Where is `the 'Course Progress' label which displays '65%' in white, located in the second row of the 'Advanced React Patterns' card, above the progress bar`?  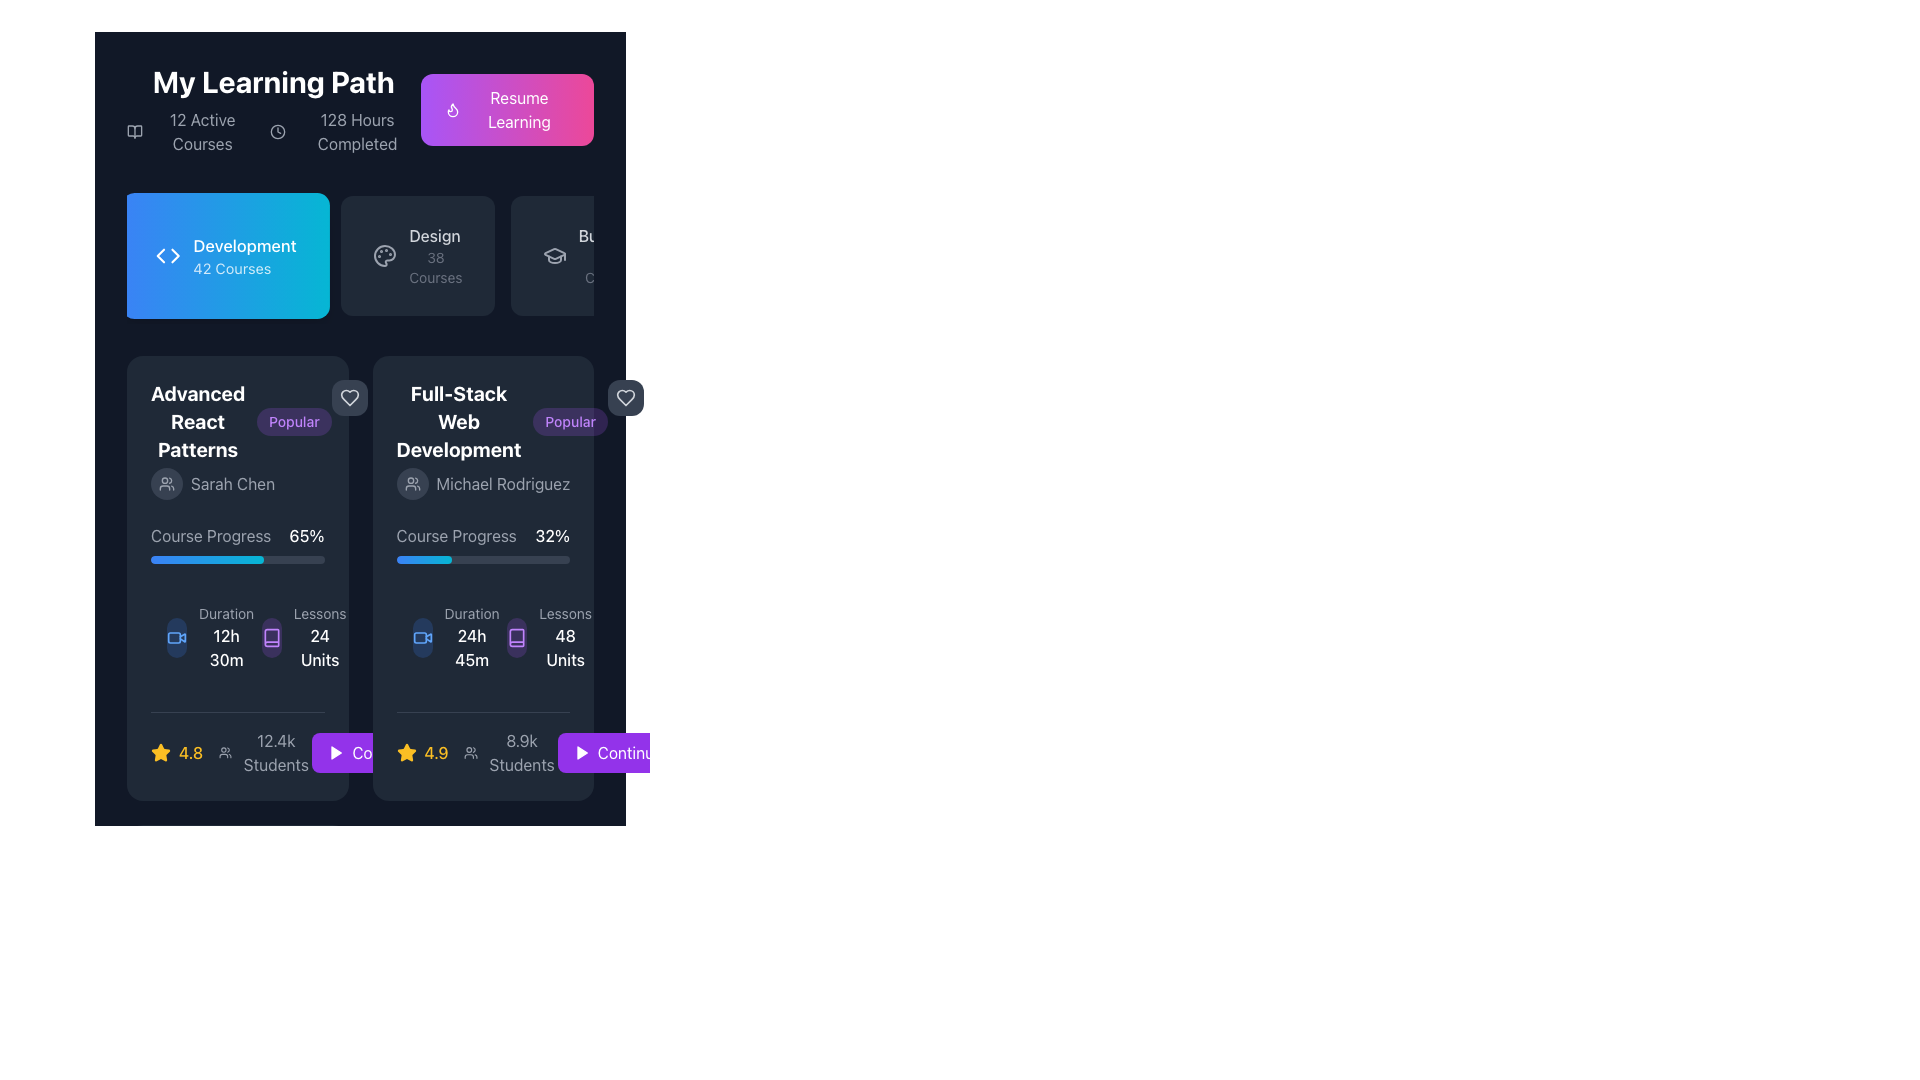
the 'Course Progress' label which displays '65%' in white, located in the second row of the 'Advanced React Patterns' card, above the progress bar is located at coordinates (237, 535).